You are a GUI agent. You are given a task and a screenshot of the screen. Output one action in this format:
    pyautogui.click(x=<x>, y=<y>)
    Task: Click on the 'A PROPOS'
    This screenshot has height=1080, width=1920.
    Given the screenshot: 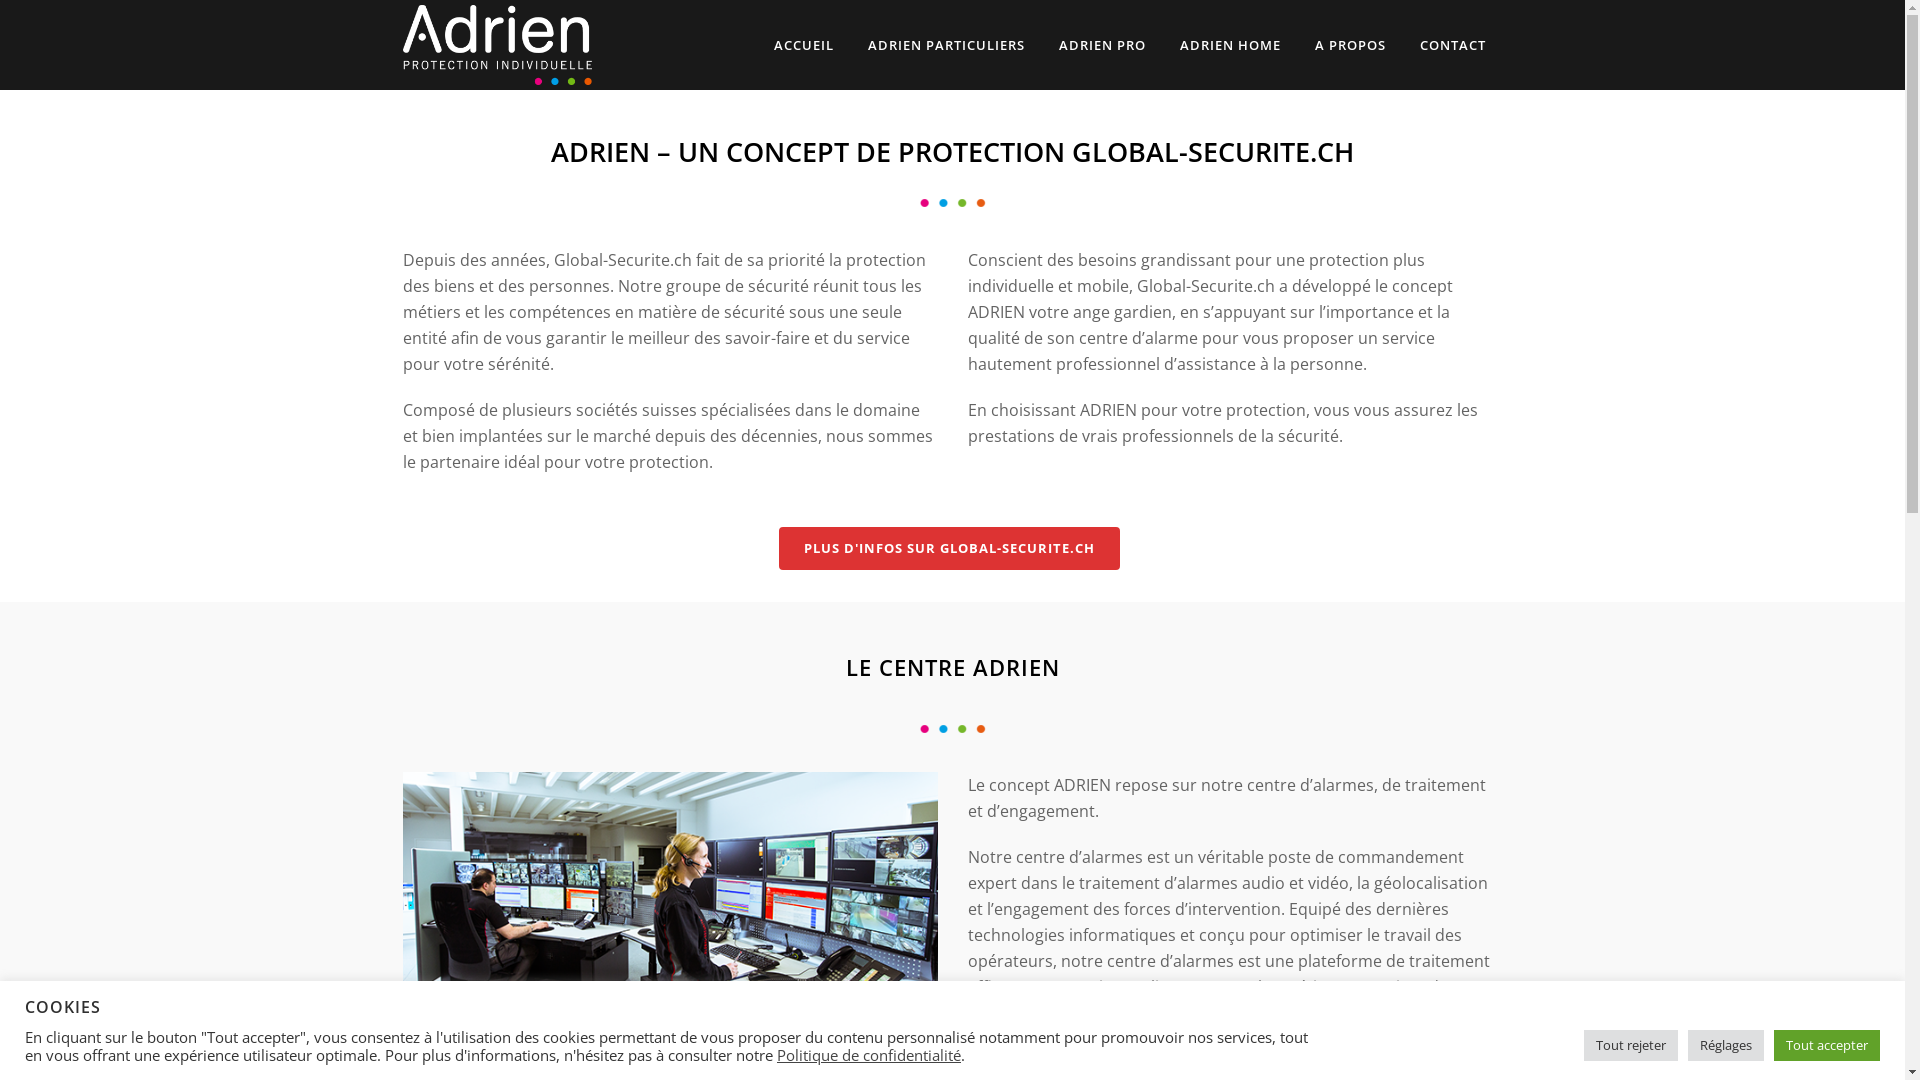 What is the action you would take?
    pyautogui.click(x=1350, y=45)
    